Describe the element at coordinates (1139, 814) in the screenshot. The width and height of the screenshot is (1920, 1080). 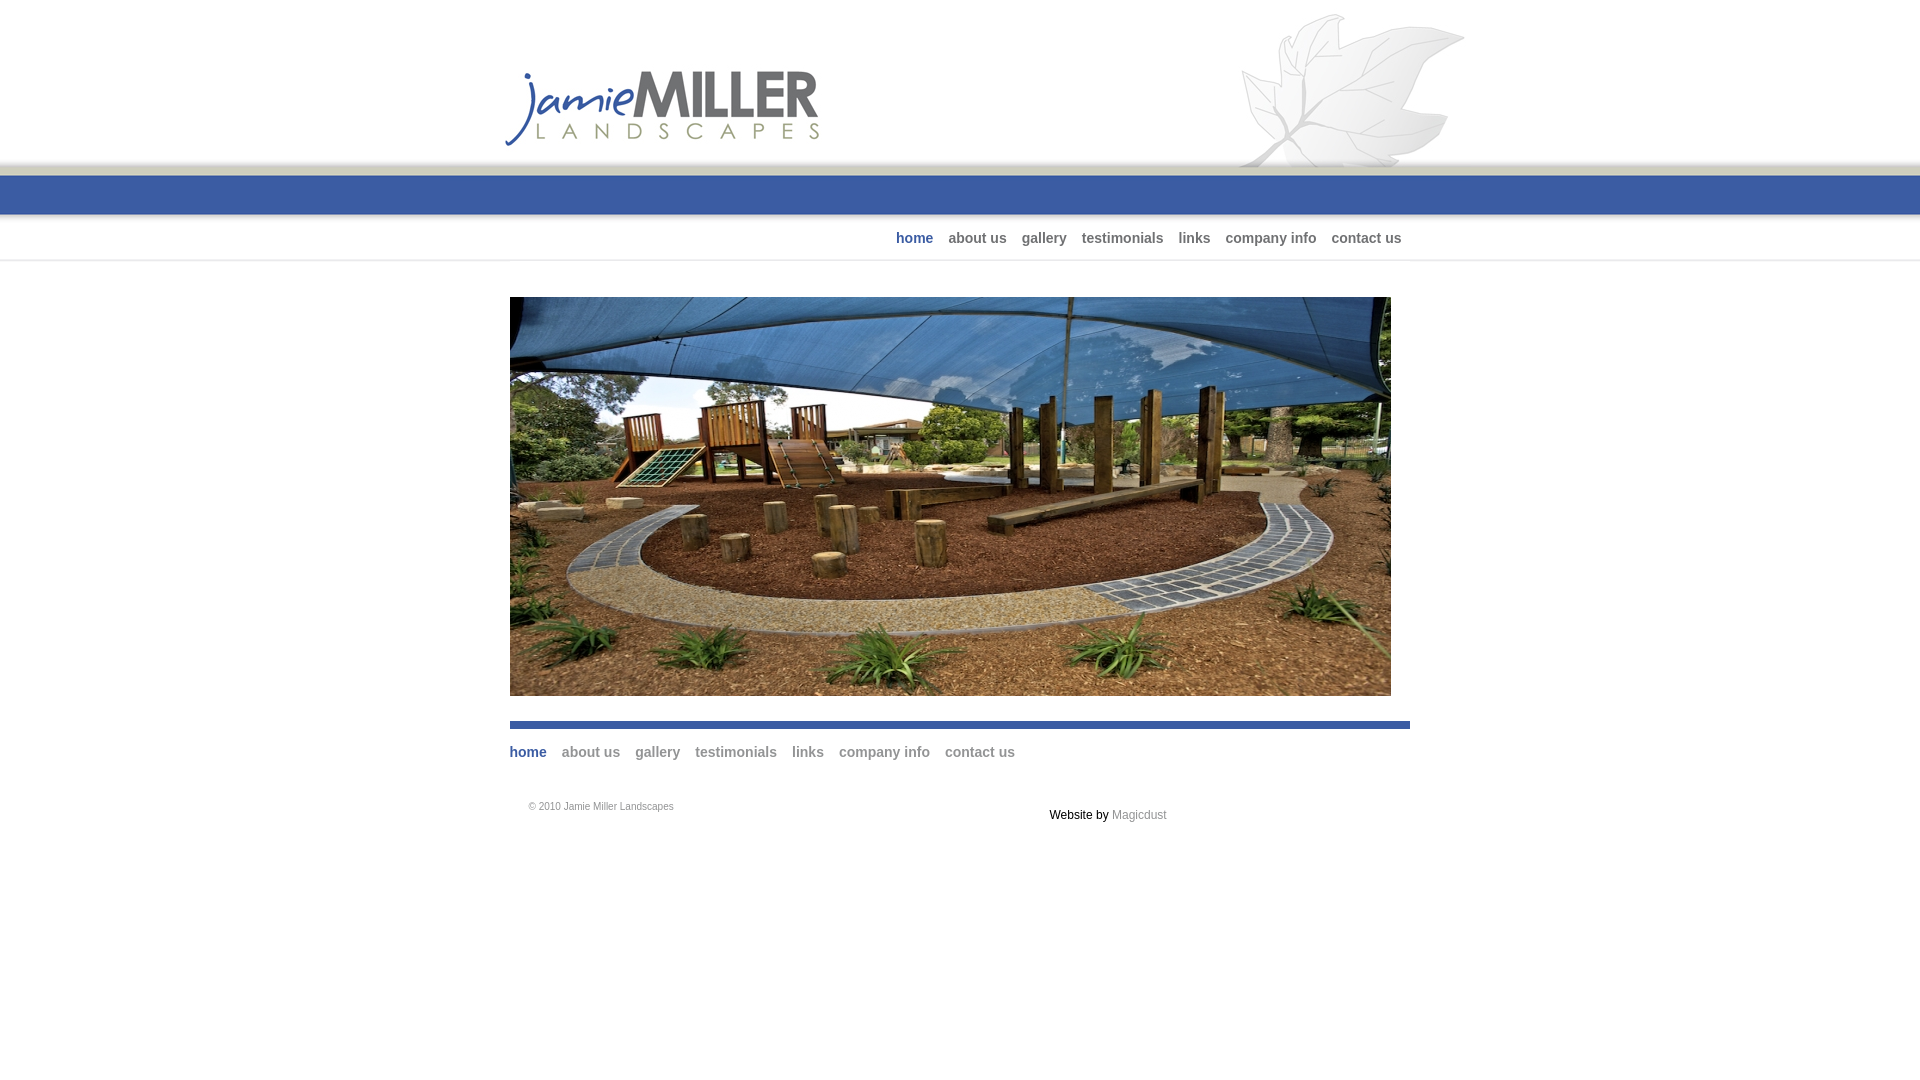
I see `'Magicdust'` at that location.